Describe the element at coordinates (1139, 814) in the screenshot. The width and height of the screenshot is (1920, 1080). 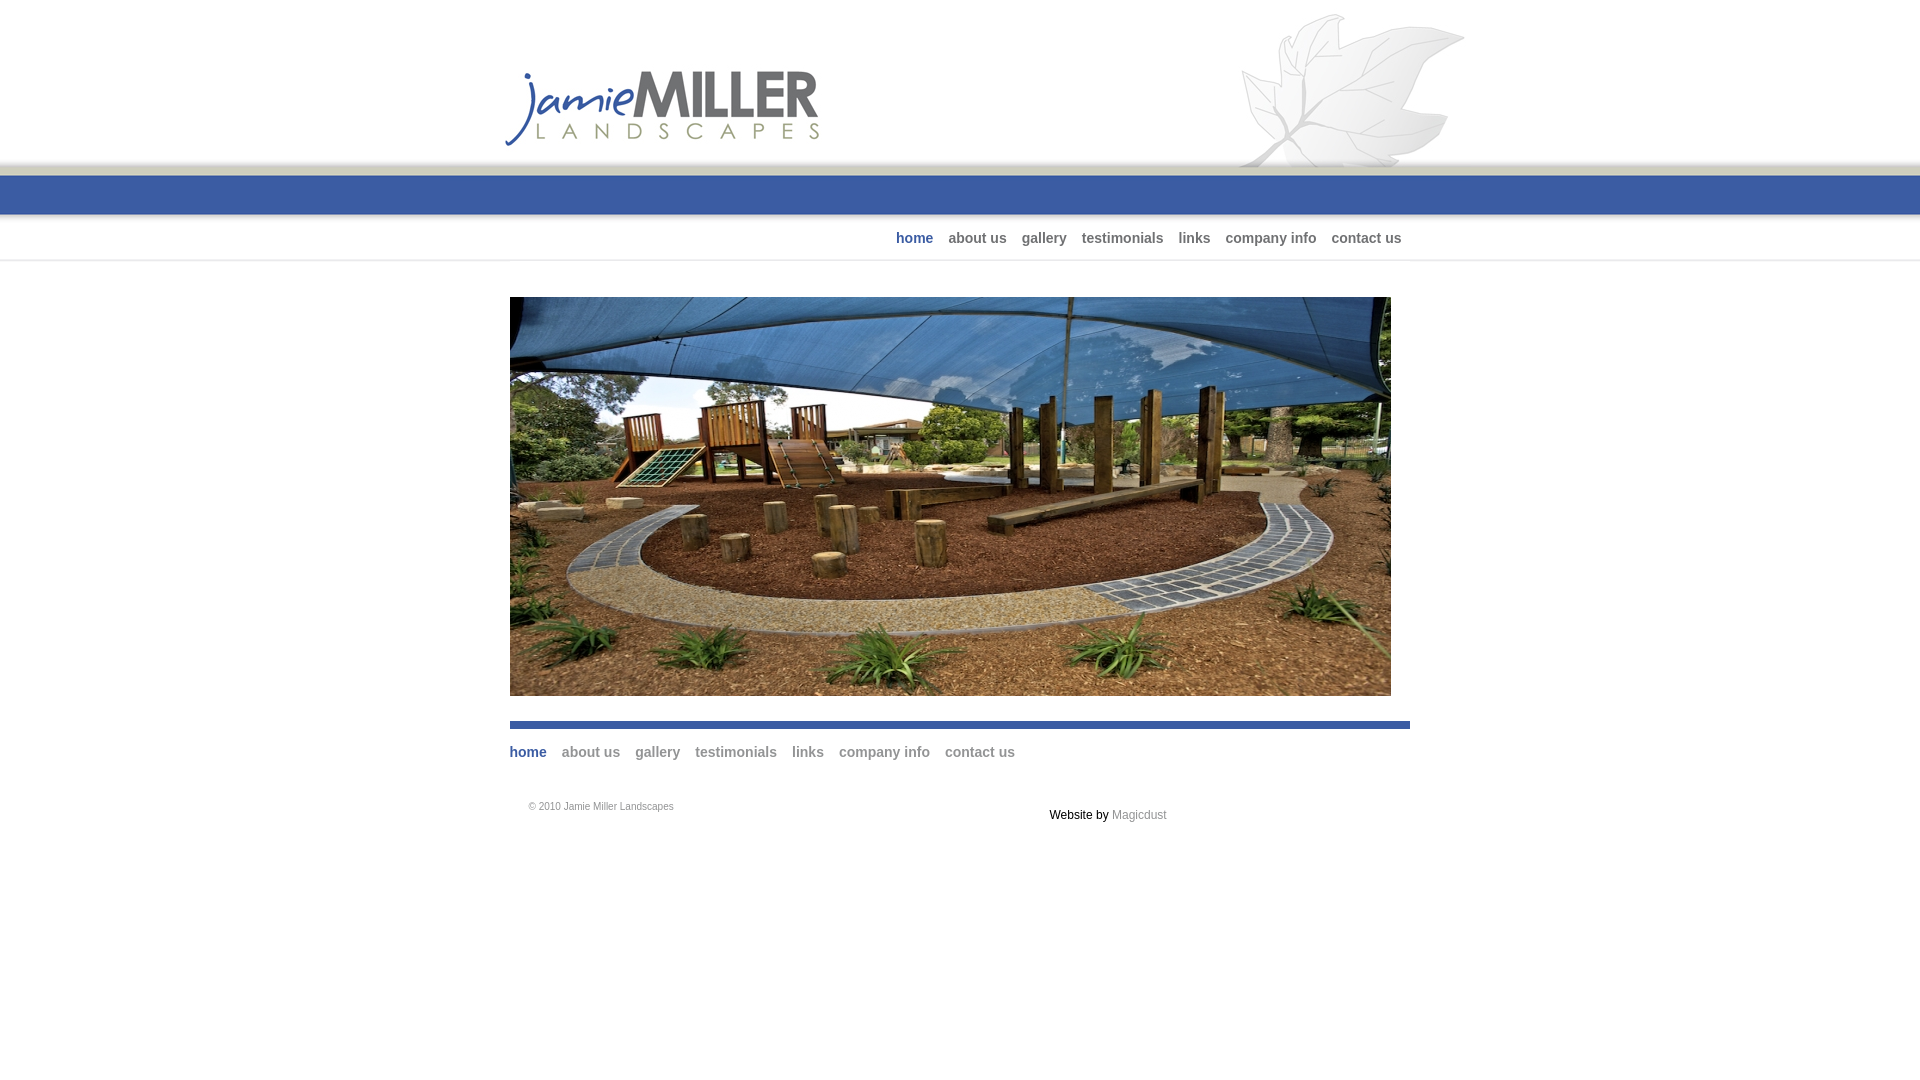
I see `'Magicdust'` at that location.